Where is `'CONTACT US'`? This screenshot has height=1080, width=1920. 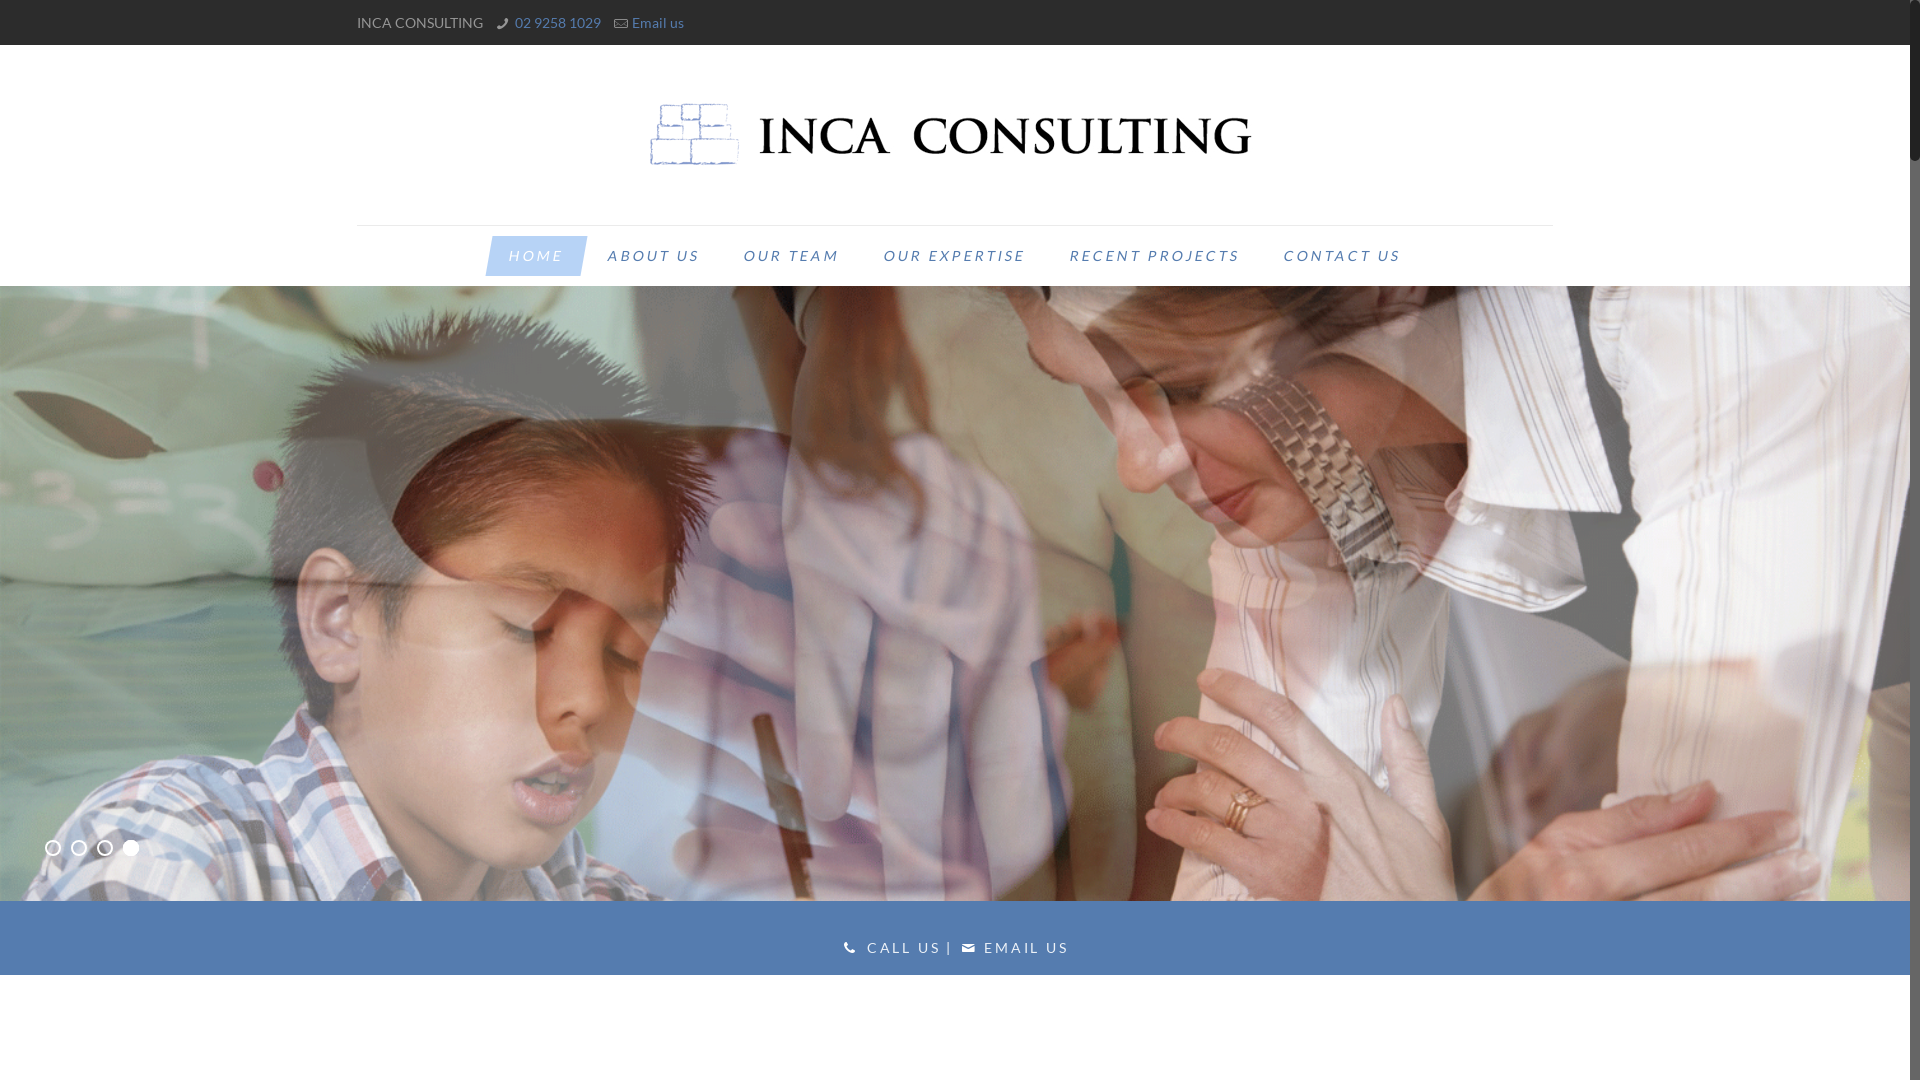
'CONTACT US' is located at coordinates (1338, 254).